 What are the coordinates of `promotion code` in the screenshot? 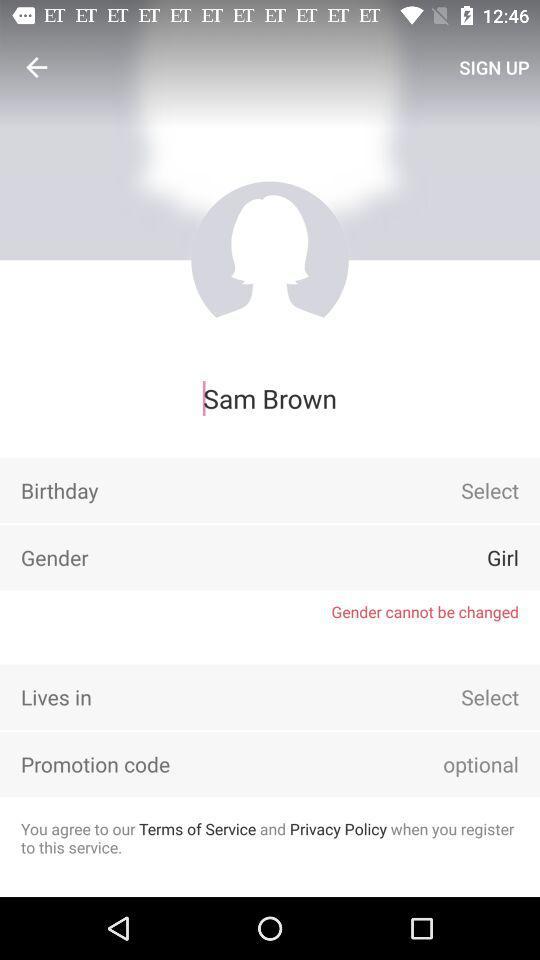 It's located at (453, 763).